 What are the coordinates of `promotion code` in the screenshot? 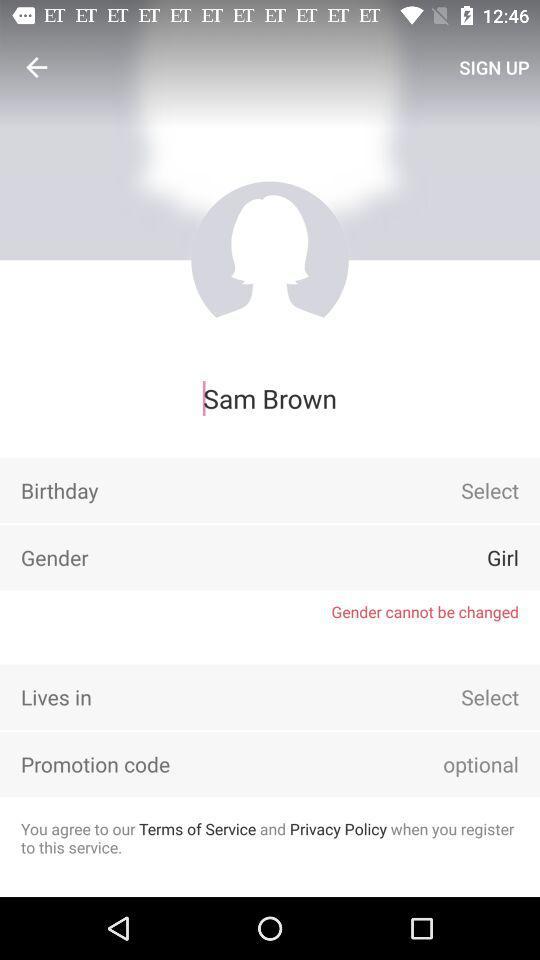 It's located at (453, 763).